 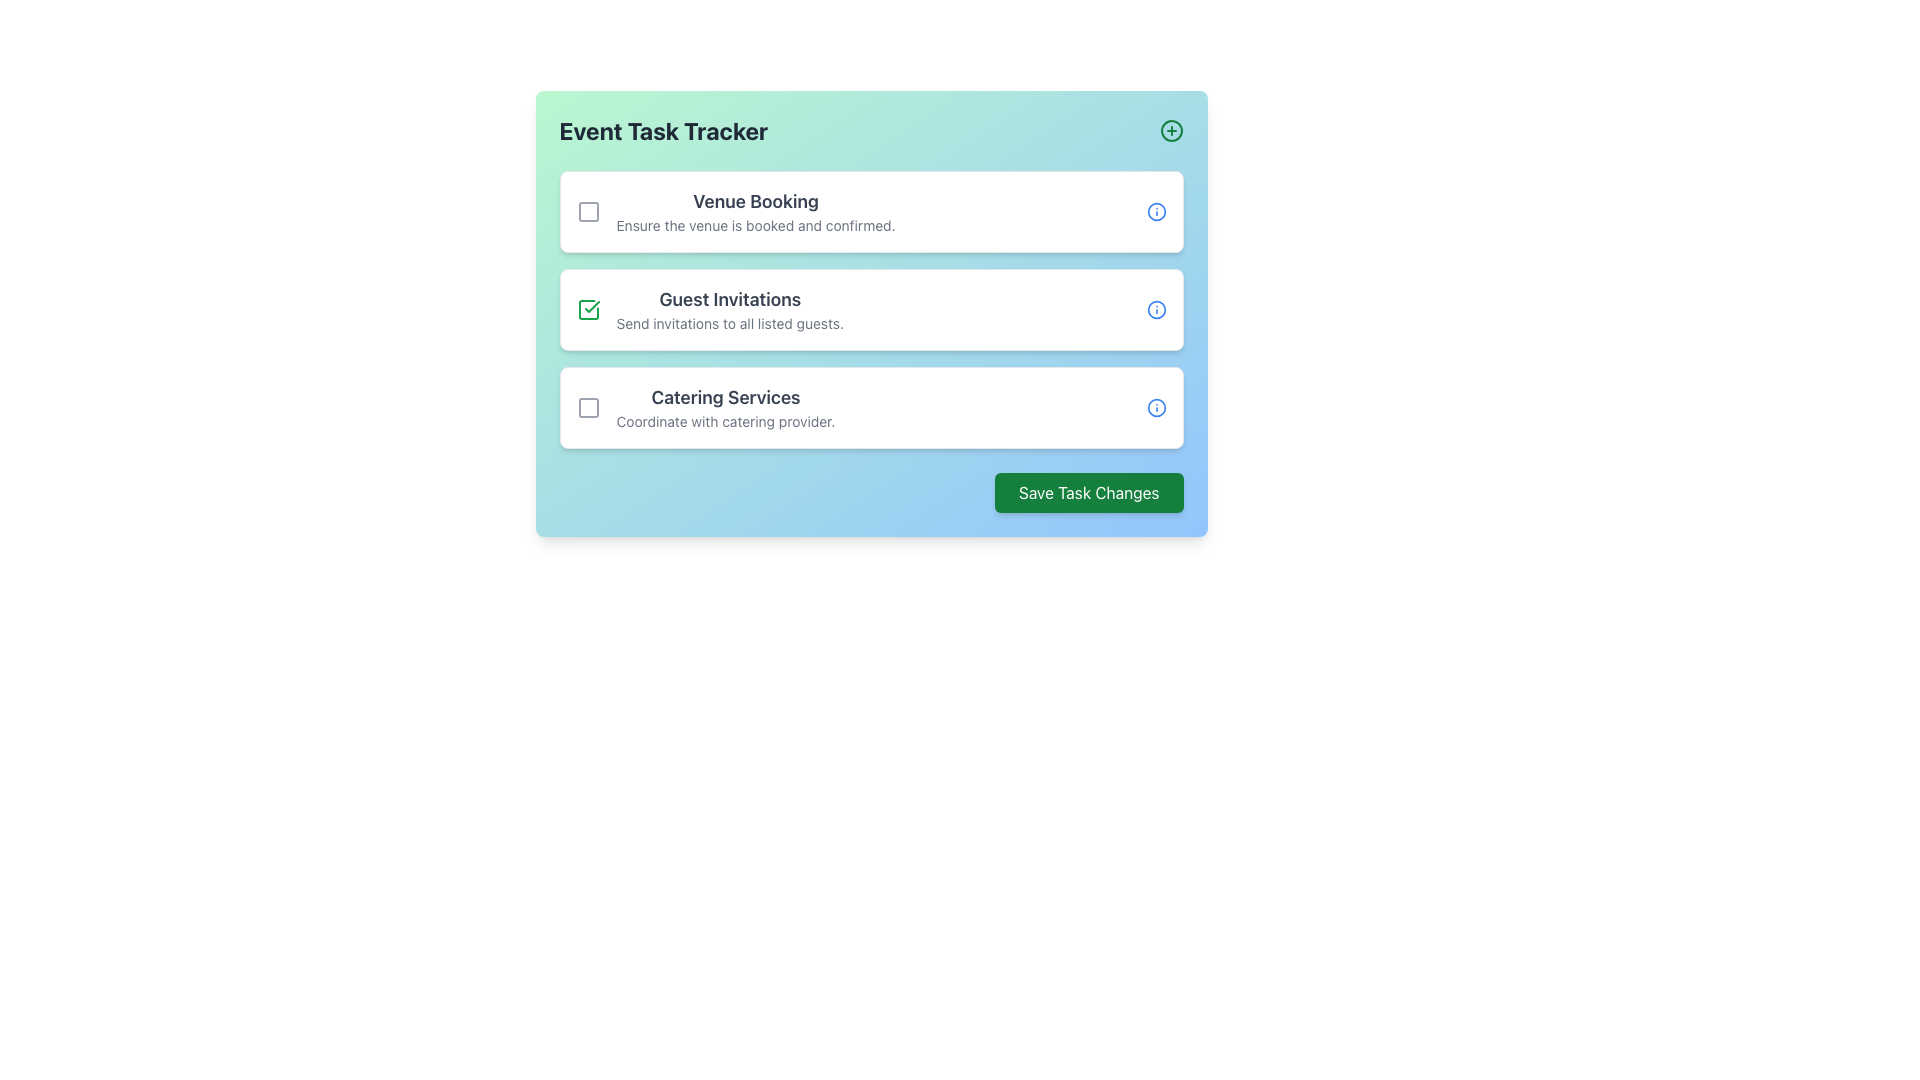 I want to click on the text element displaying 'Coordinate with catering provider.' which is styled in gray and located beneath 'Catering Services', so click(x=724, y=420).